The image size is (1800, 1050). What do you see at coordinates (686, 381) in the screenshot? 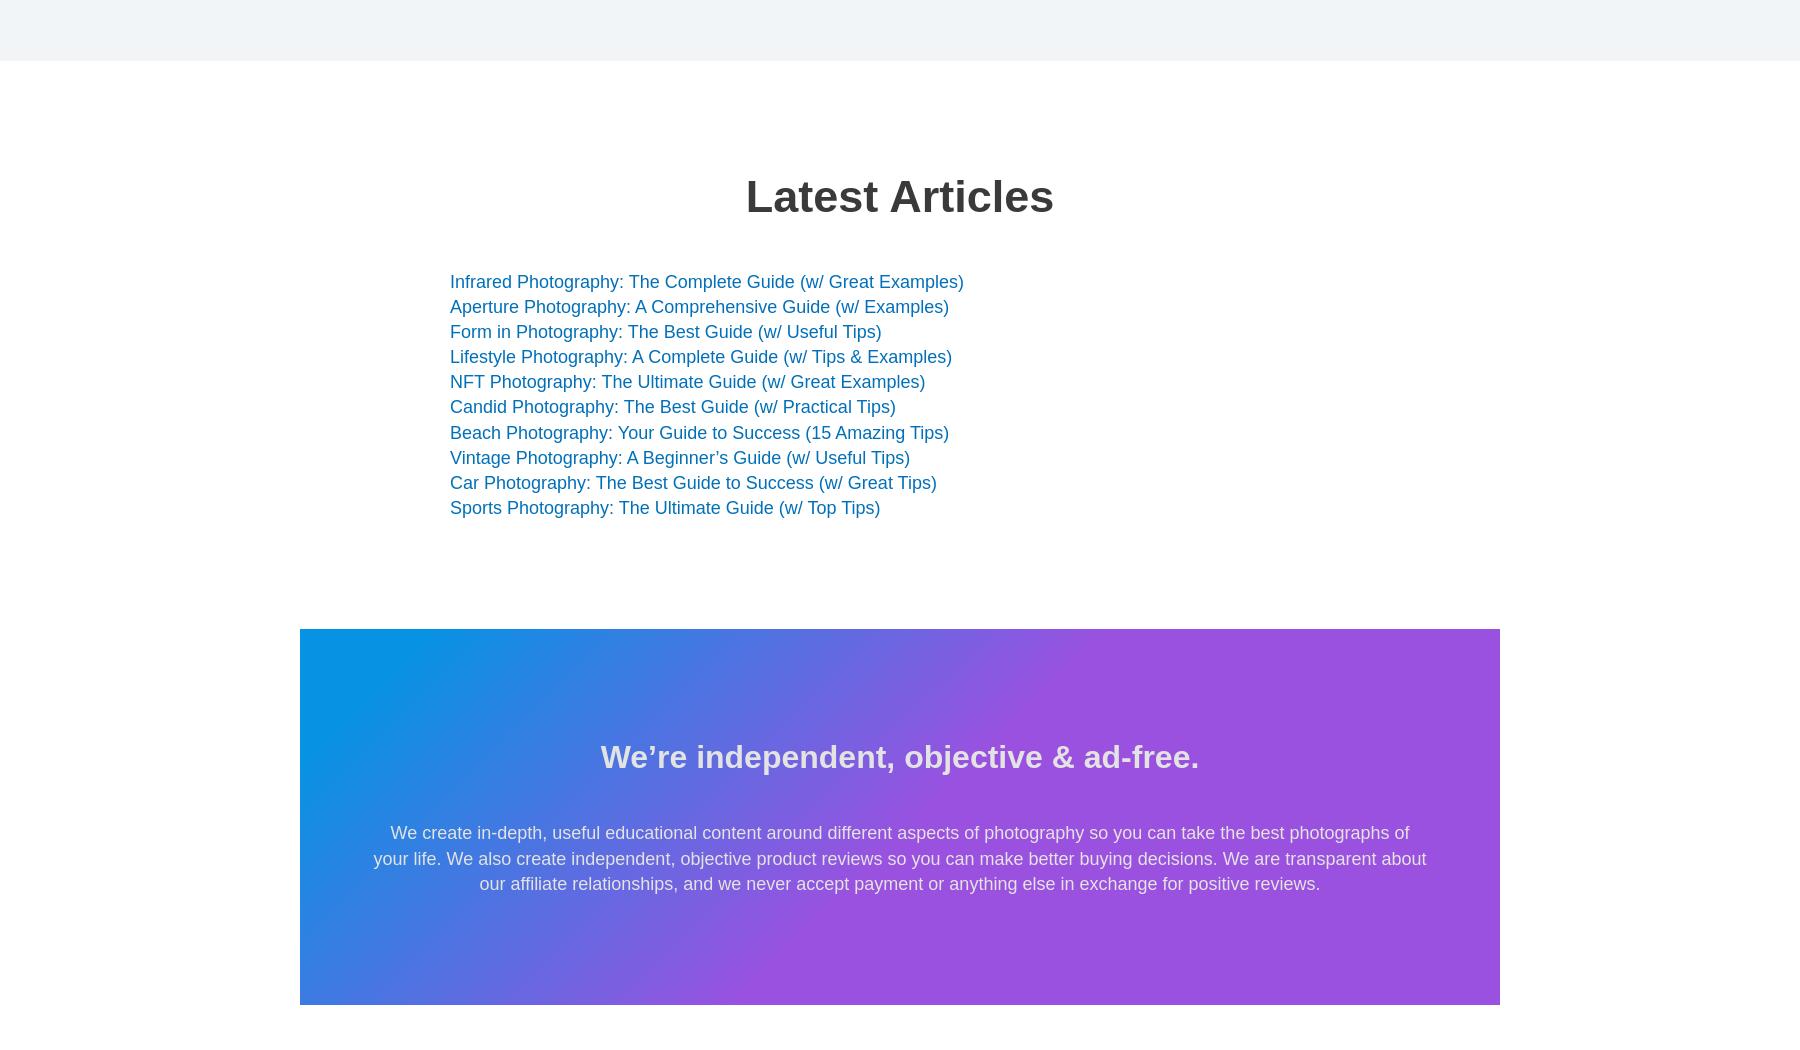
I see `'NFT Photography: The Ultimate Guide (w/ Great Examples)'` at bounding box center [686, 381].